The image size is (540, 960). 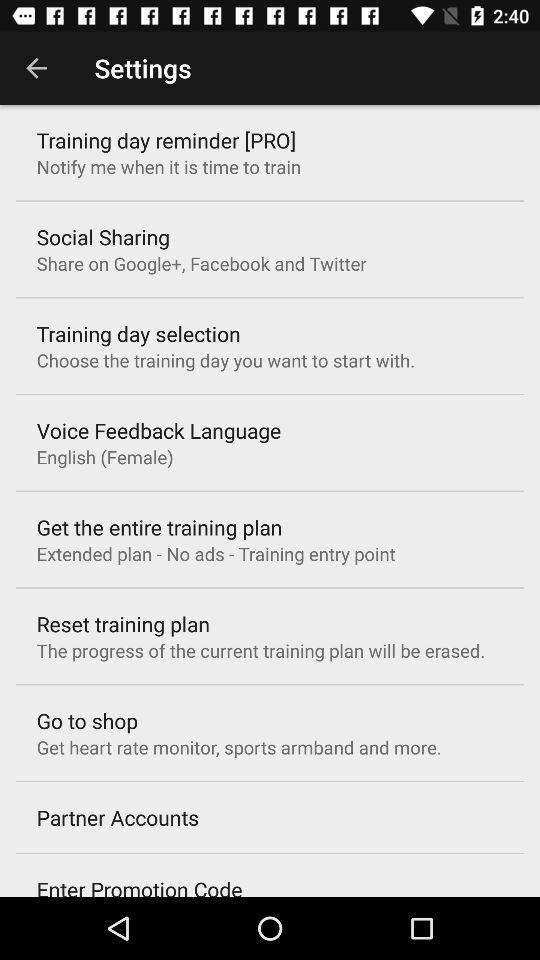 I want to click on icon above the training day selection item, so click(x=201, y=262).